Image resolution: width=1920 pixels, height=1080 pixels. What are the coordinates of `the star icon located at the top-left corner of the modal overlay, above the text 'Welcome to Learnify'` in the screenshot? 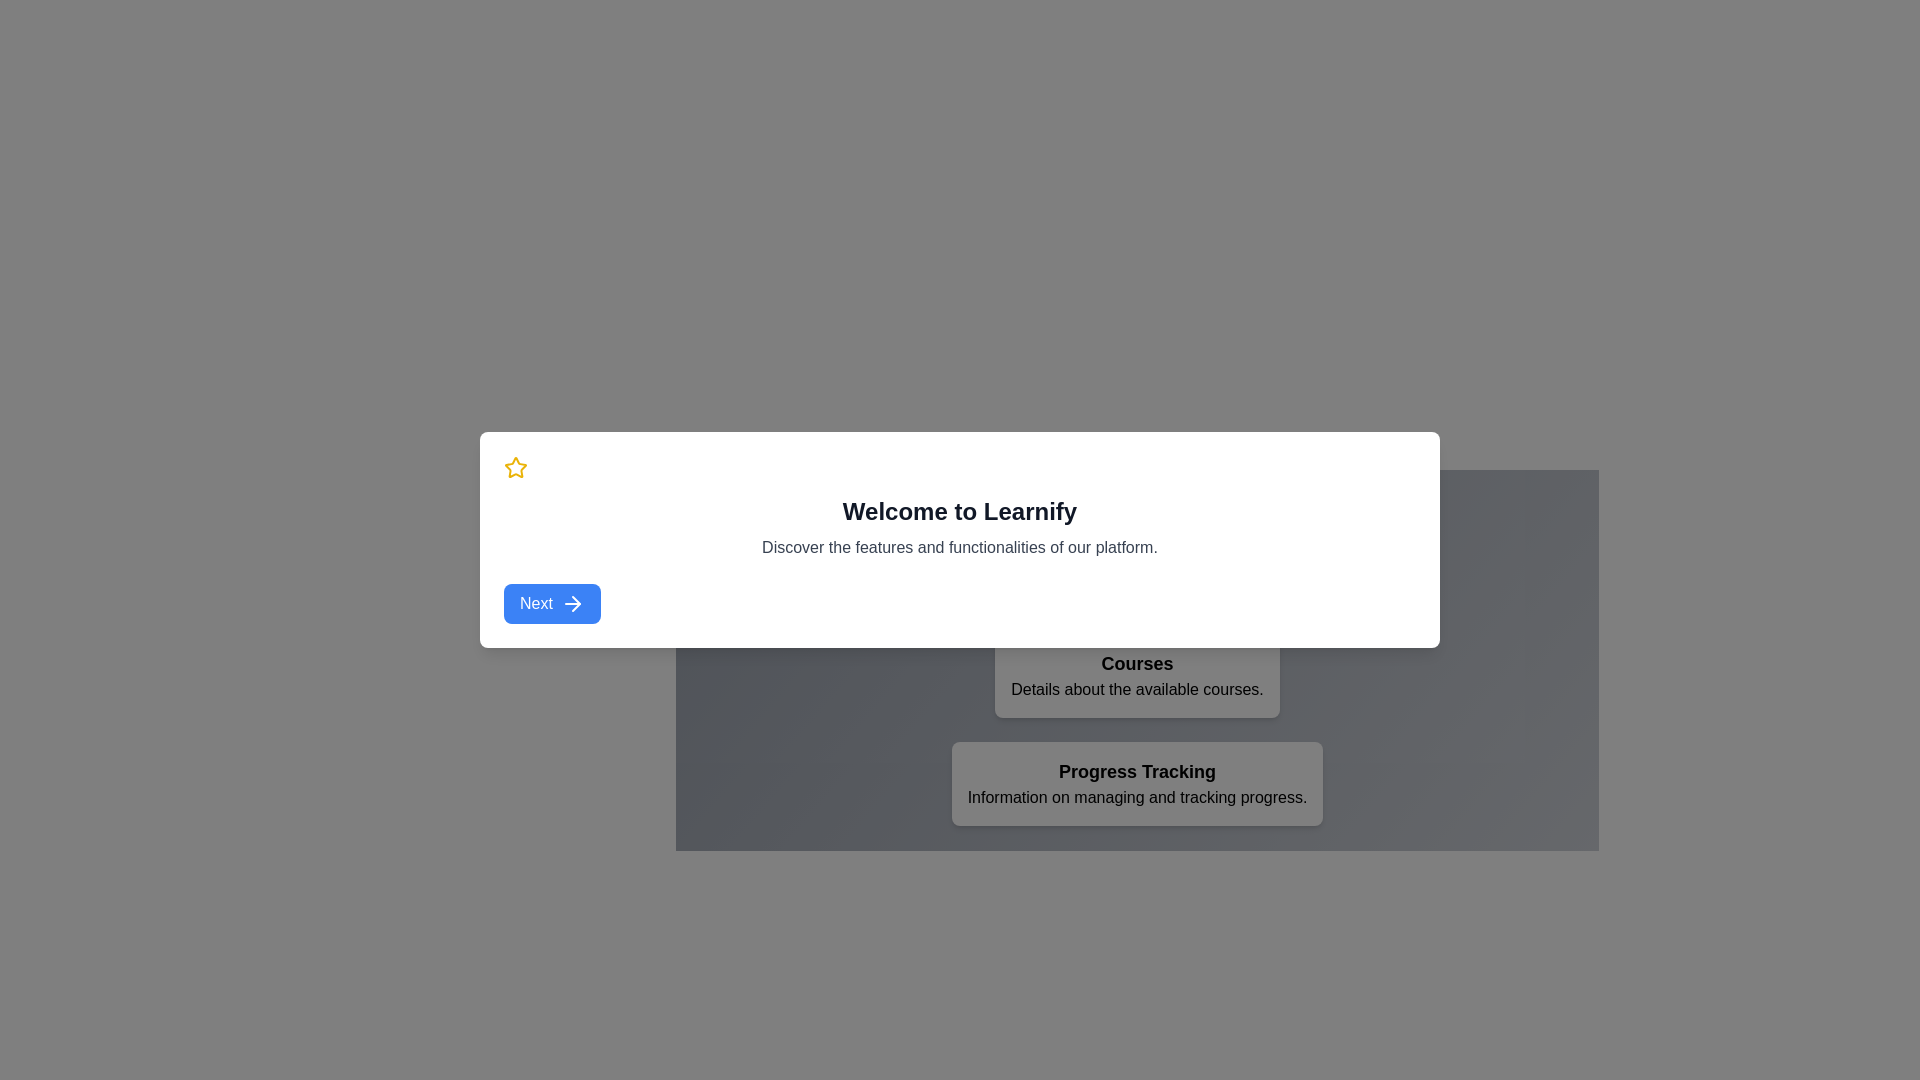 It's located at (515, 466).